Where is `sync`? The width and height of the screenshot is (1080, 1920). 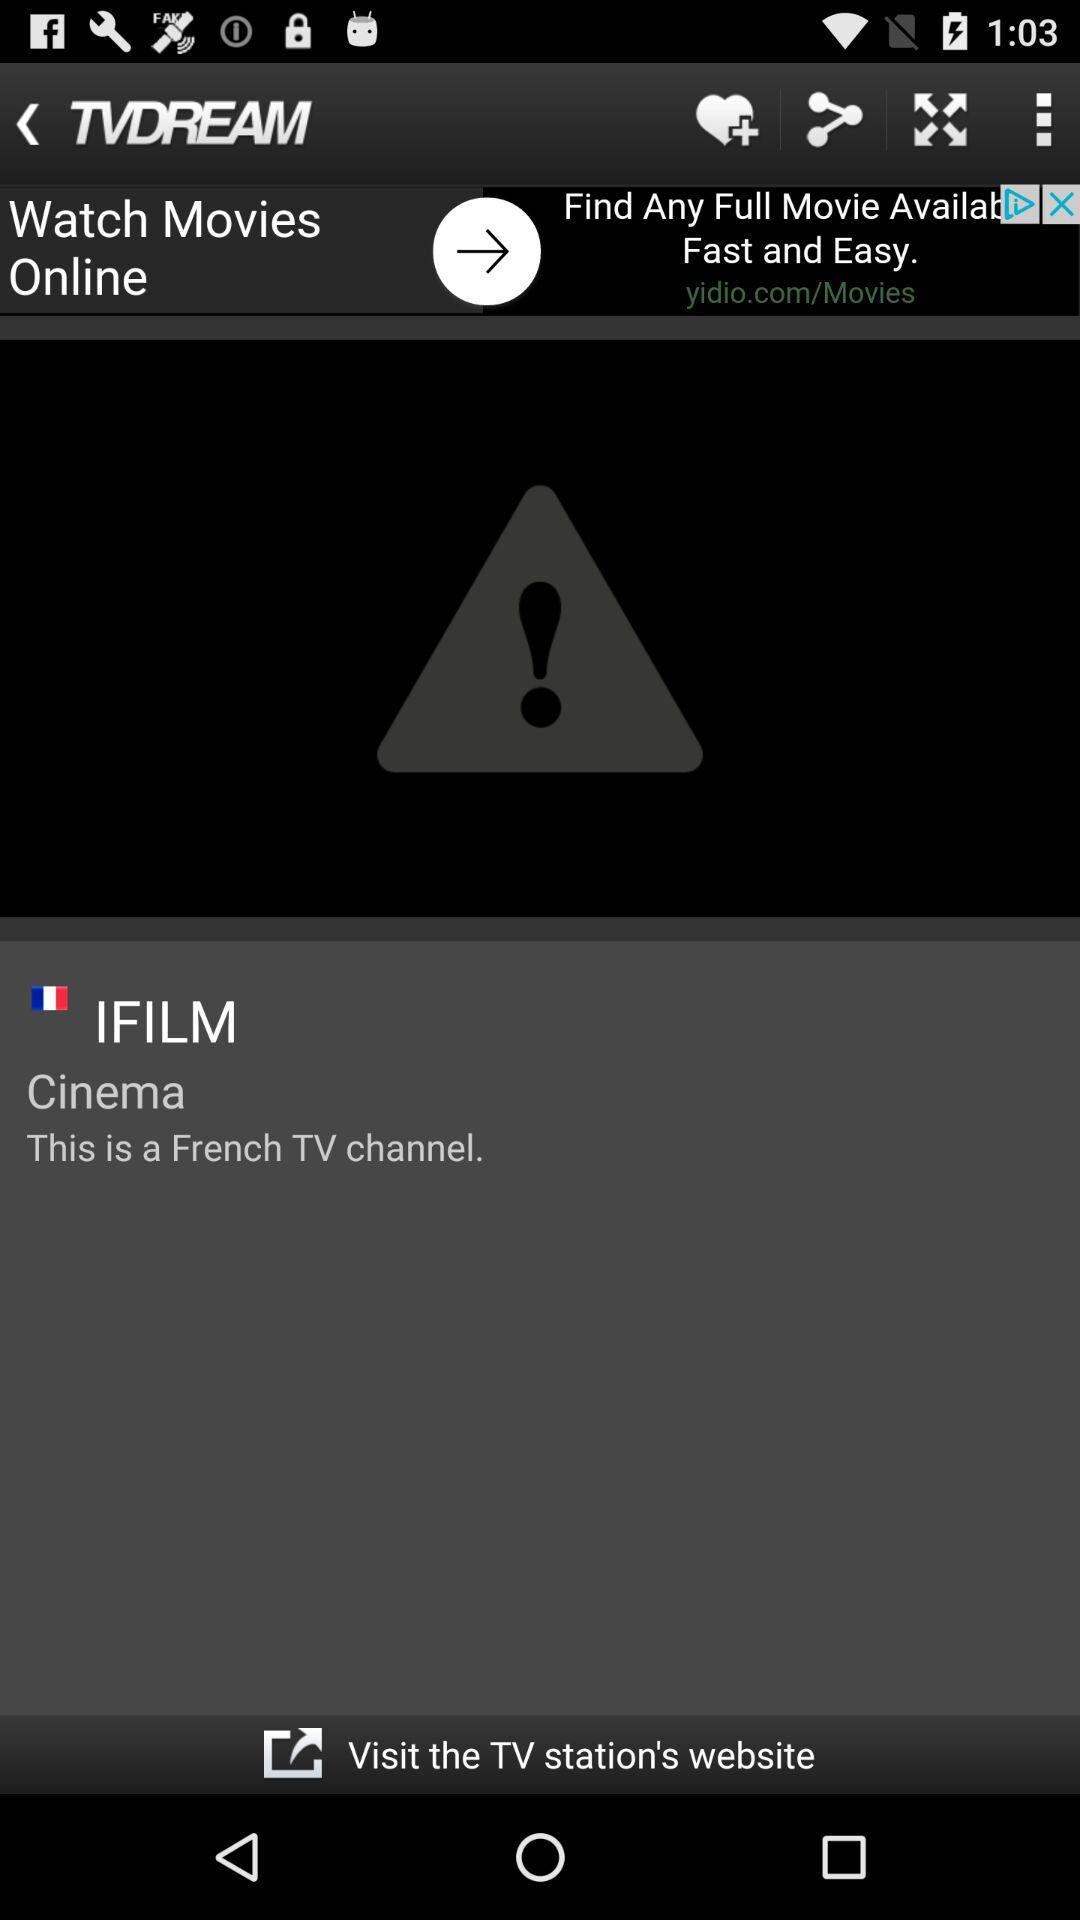
sync is located at coordinates (833, 118).